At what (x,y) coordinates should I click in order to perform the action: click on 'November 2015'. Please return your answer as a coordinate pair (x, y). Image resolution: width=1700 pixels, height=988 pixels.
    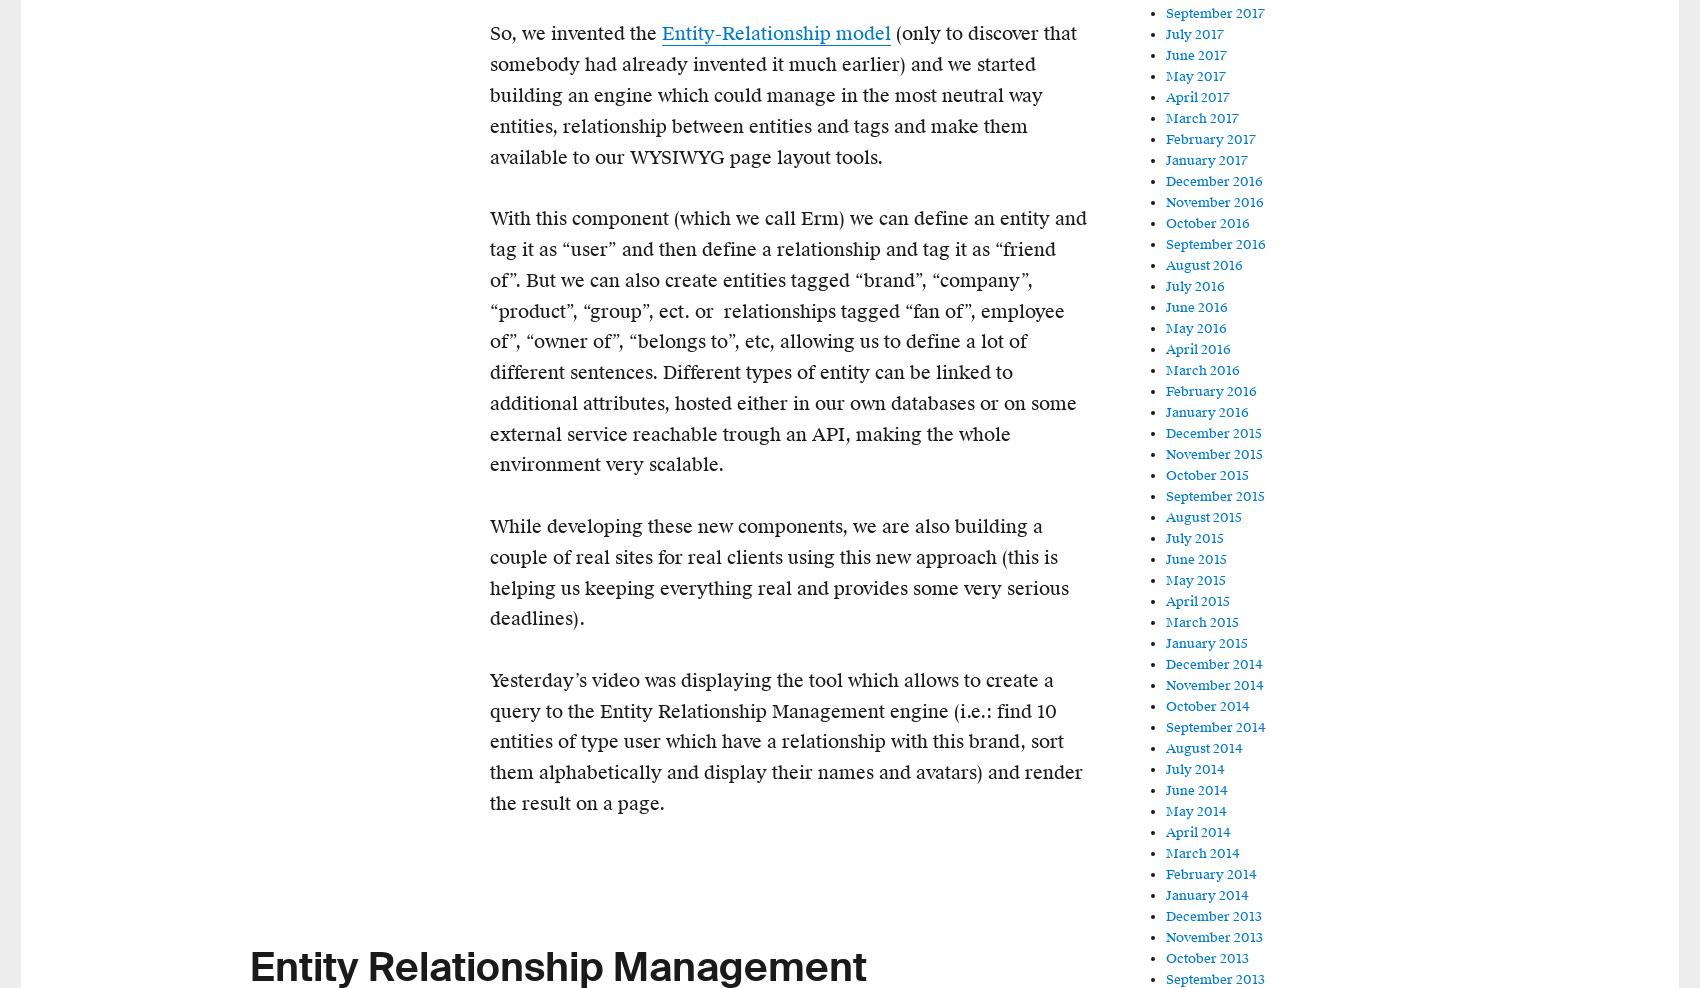
    Looking at the image, I should click on (1213, 454).